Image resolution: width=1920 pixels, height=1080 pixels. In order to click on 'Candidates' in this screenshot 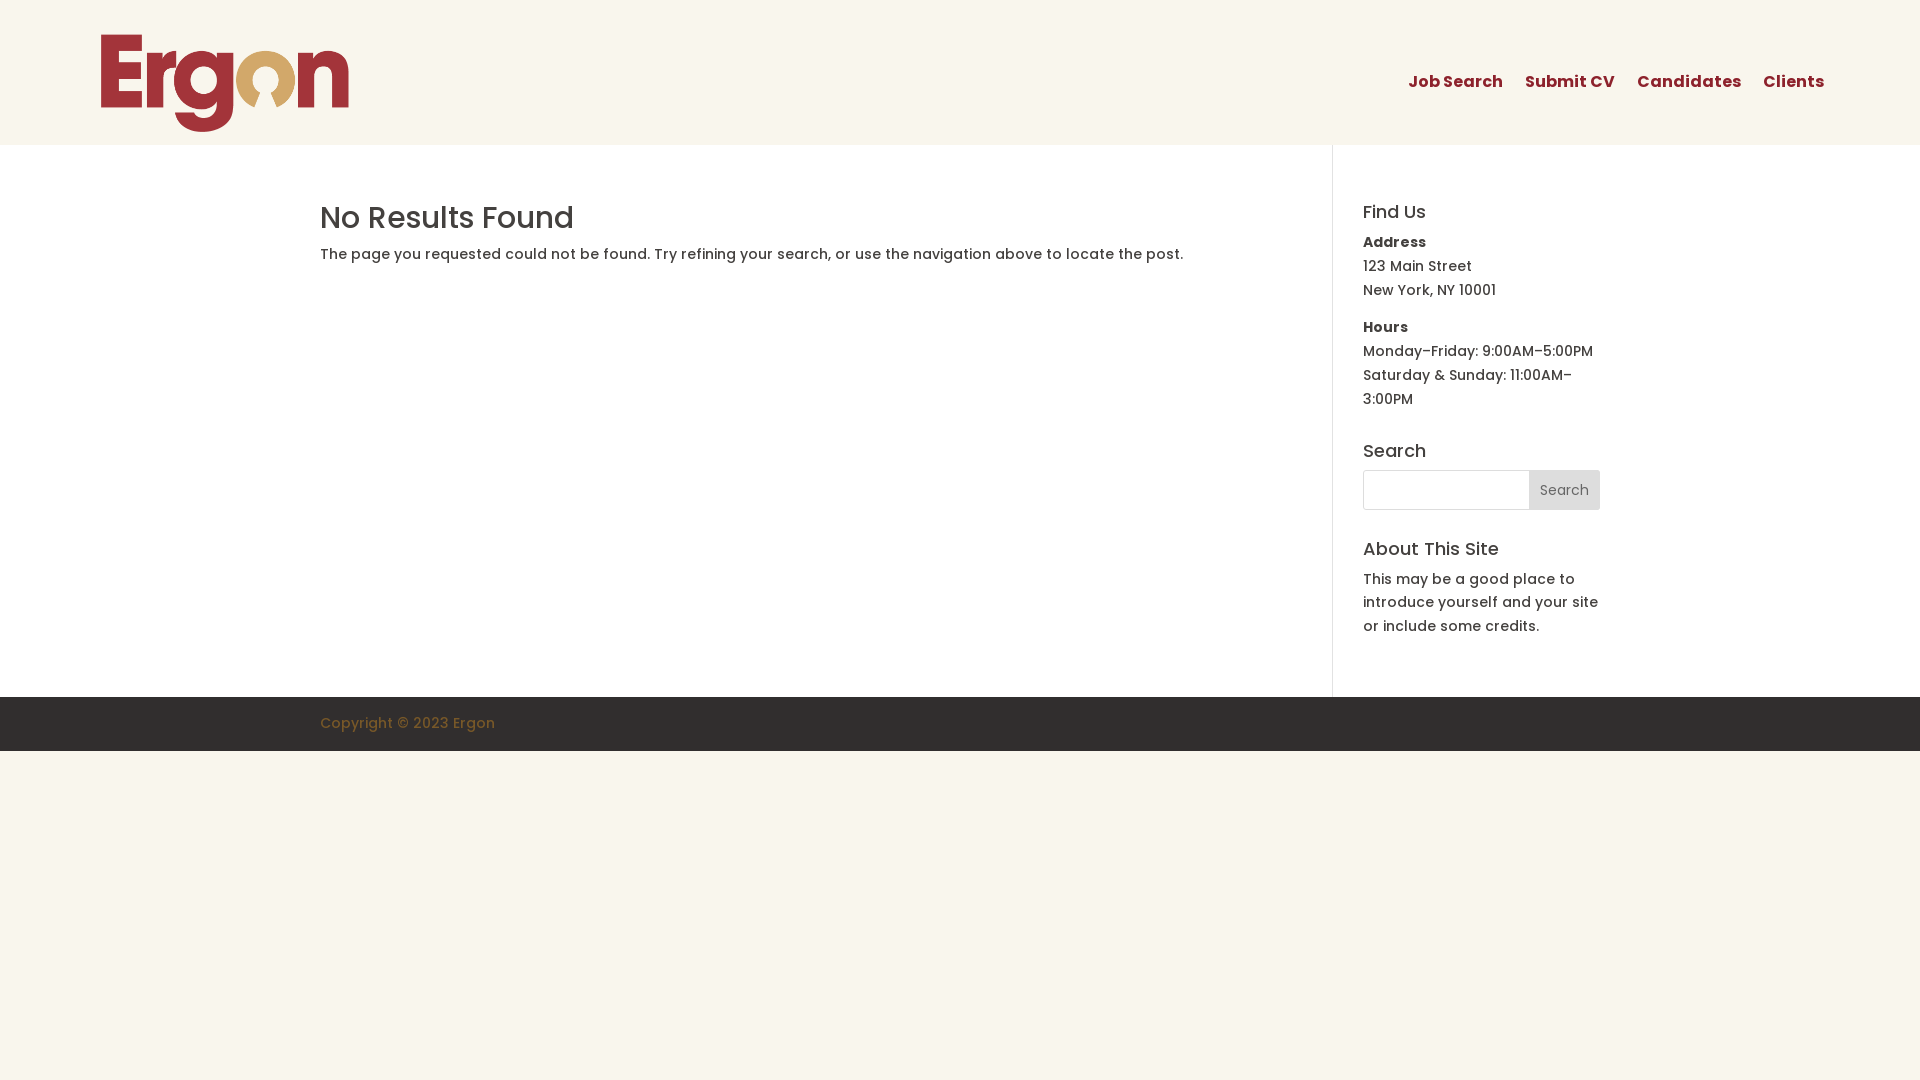, I will do `click(1688, 80)`.